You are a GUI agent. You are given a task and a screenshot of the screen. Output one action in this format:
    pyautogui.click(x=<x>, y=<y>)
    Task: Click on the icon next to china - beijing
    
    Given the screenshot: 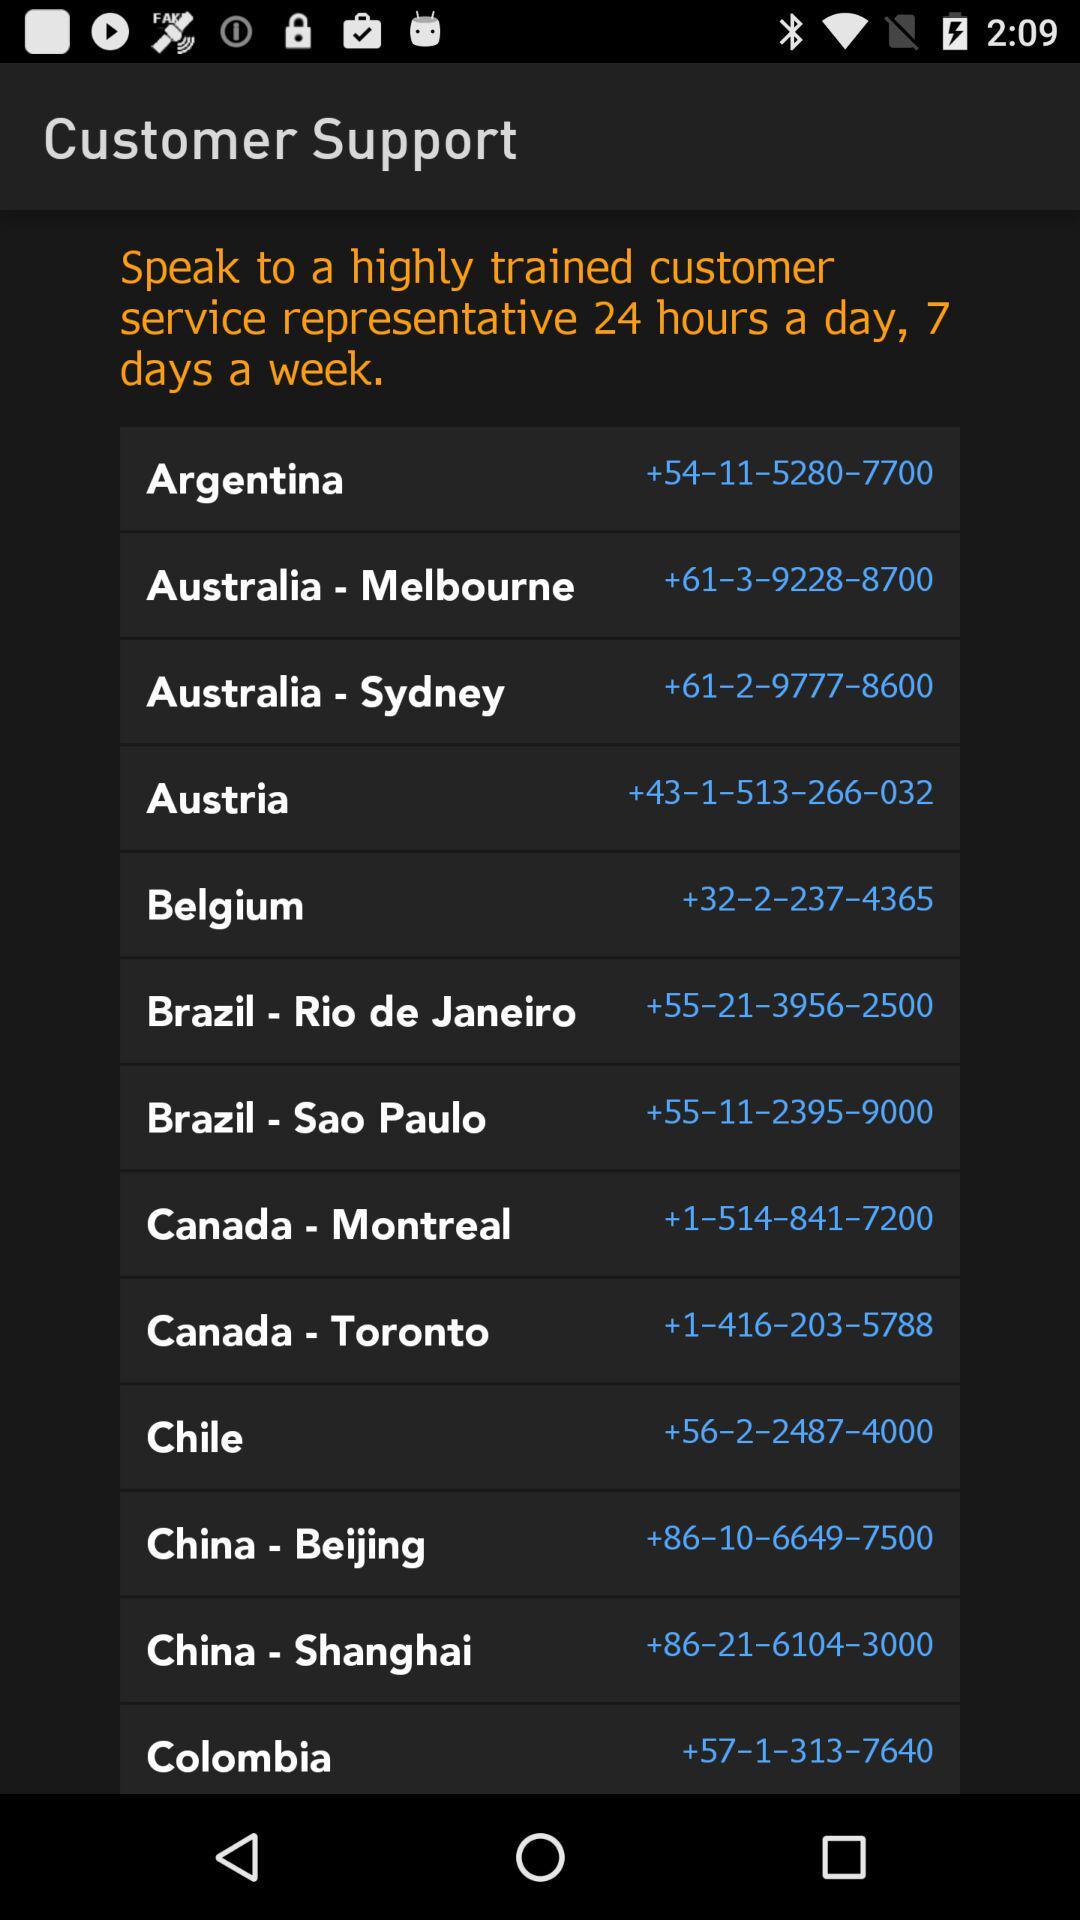 What is the action you would take?
    pyautogui.click(x=788, y=1536)
    